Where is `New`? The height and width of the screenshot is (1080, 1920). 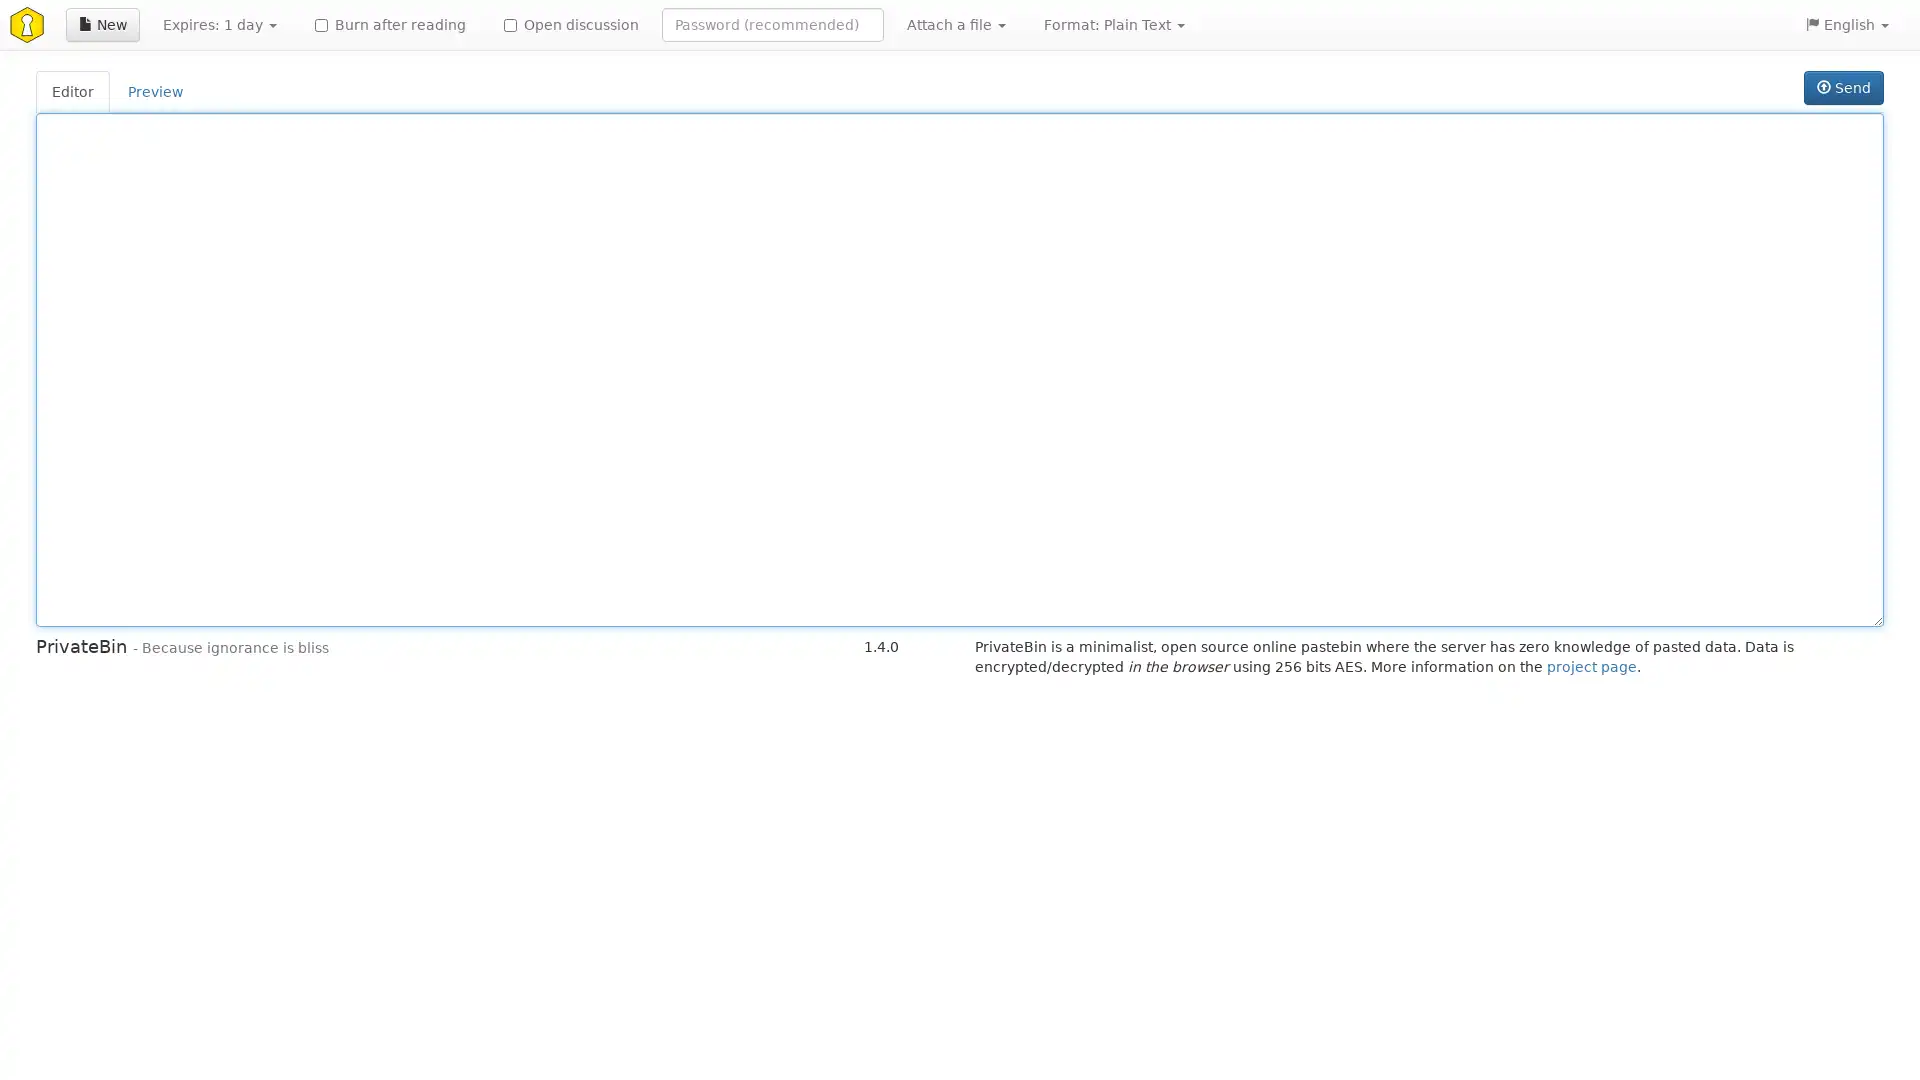 New is located at coordinates (101, 24).